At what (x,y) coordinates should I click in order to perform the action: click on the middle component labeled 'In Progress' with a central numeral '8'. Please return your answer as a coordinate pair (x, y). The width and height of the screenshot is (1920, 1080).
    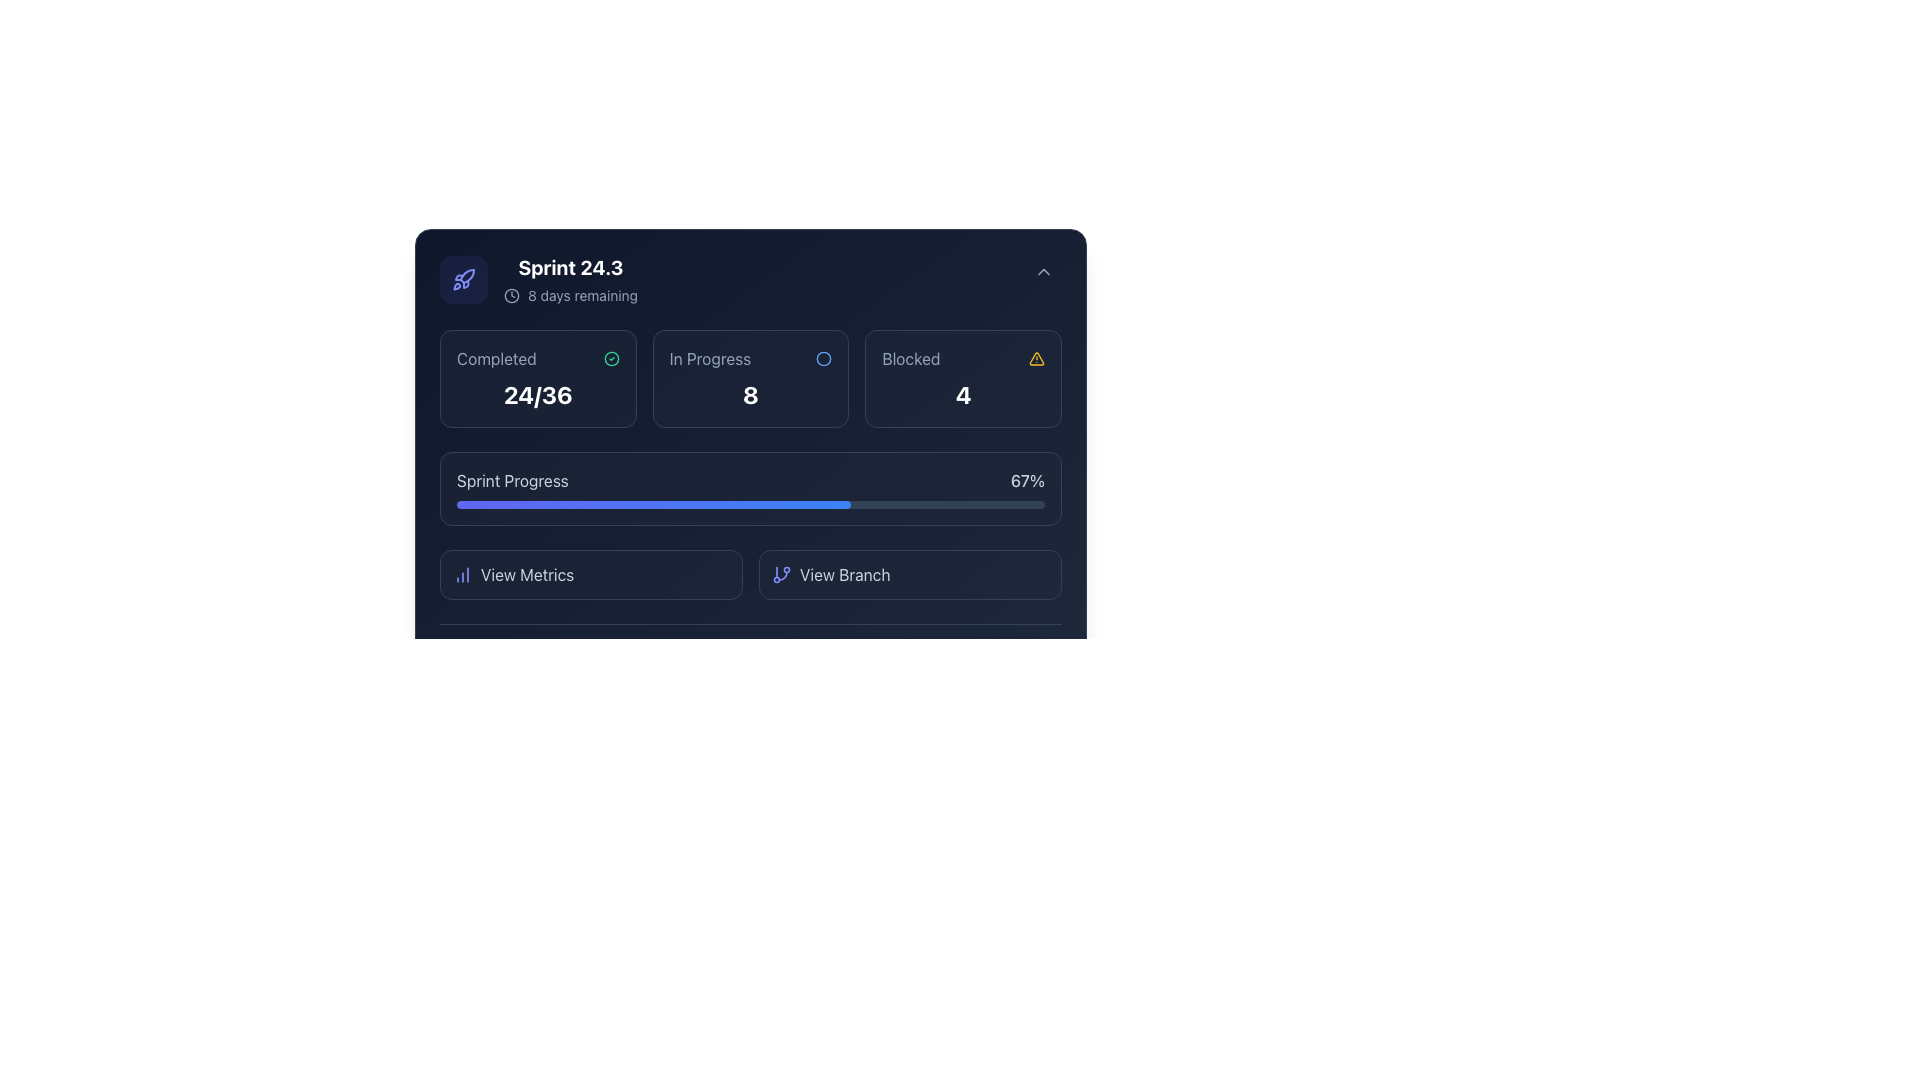
    Looking at the image, I should click on (749, 378).